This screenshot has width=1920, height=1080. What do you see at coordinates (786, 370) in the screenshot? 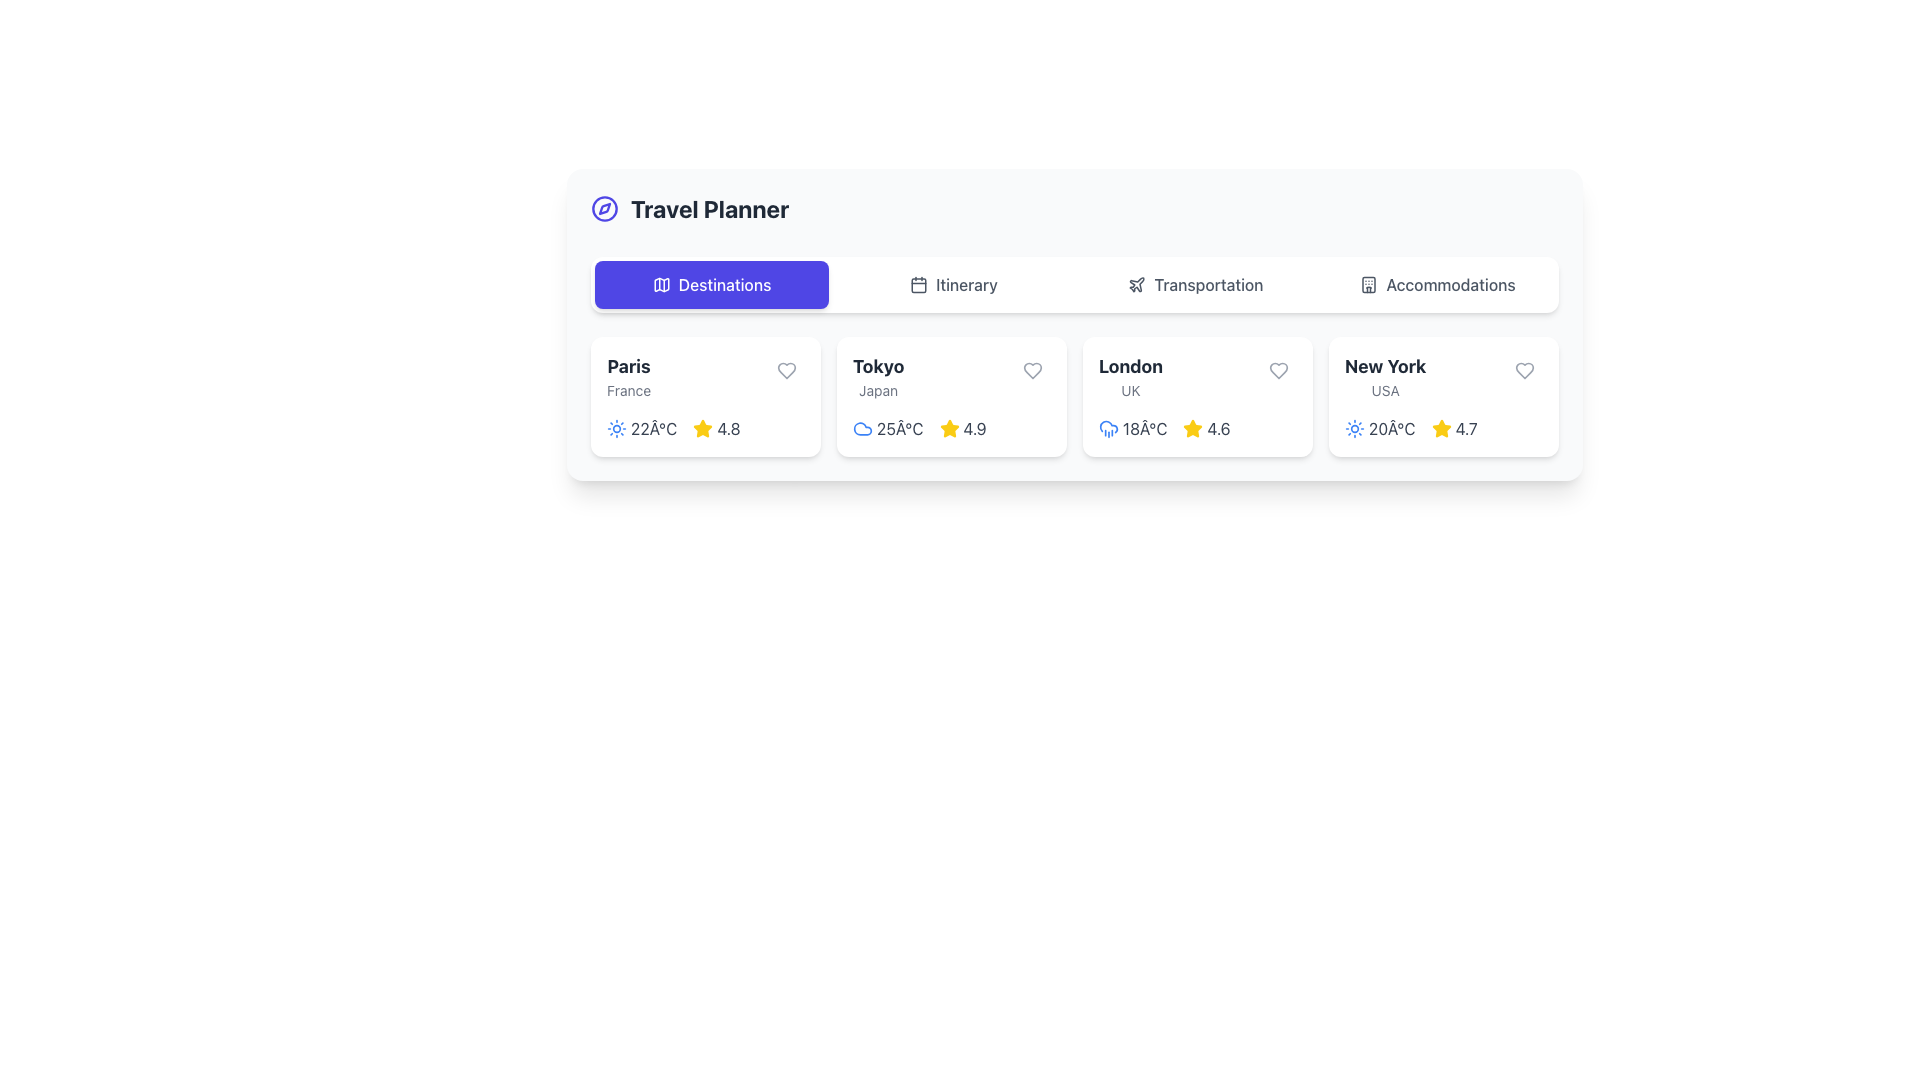
I see `the circular button with a transparent background and an outlined gray heart icon located at the top-right corner of the 'Paris, France' card to favorite or unfavorite the destination` at bounding box center [786, 370].